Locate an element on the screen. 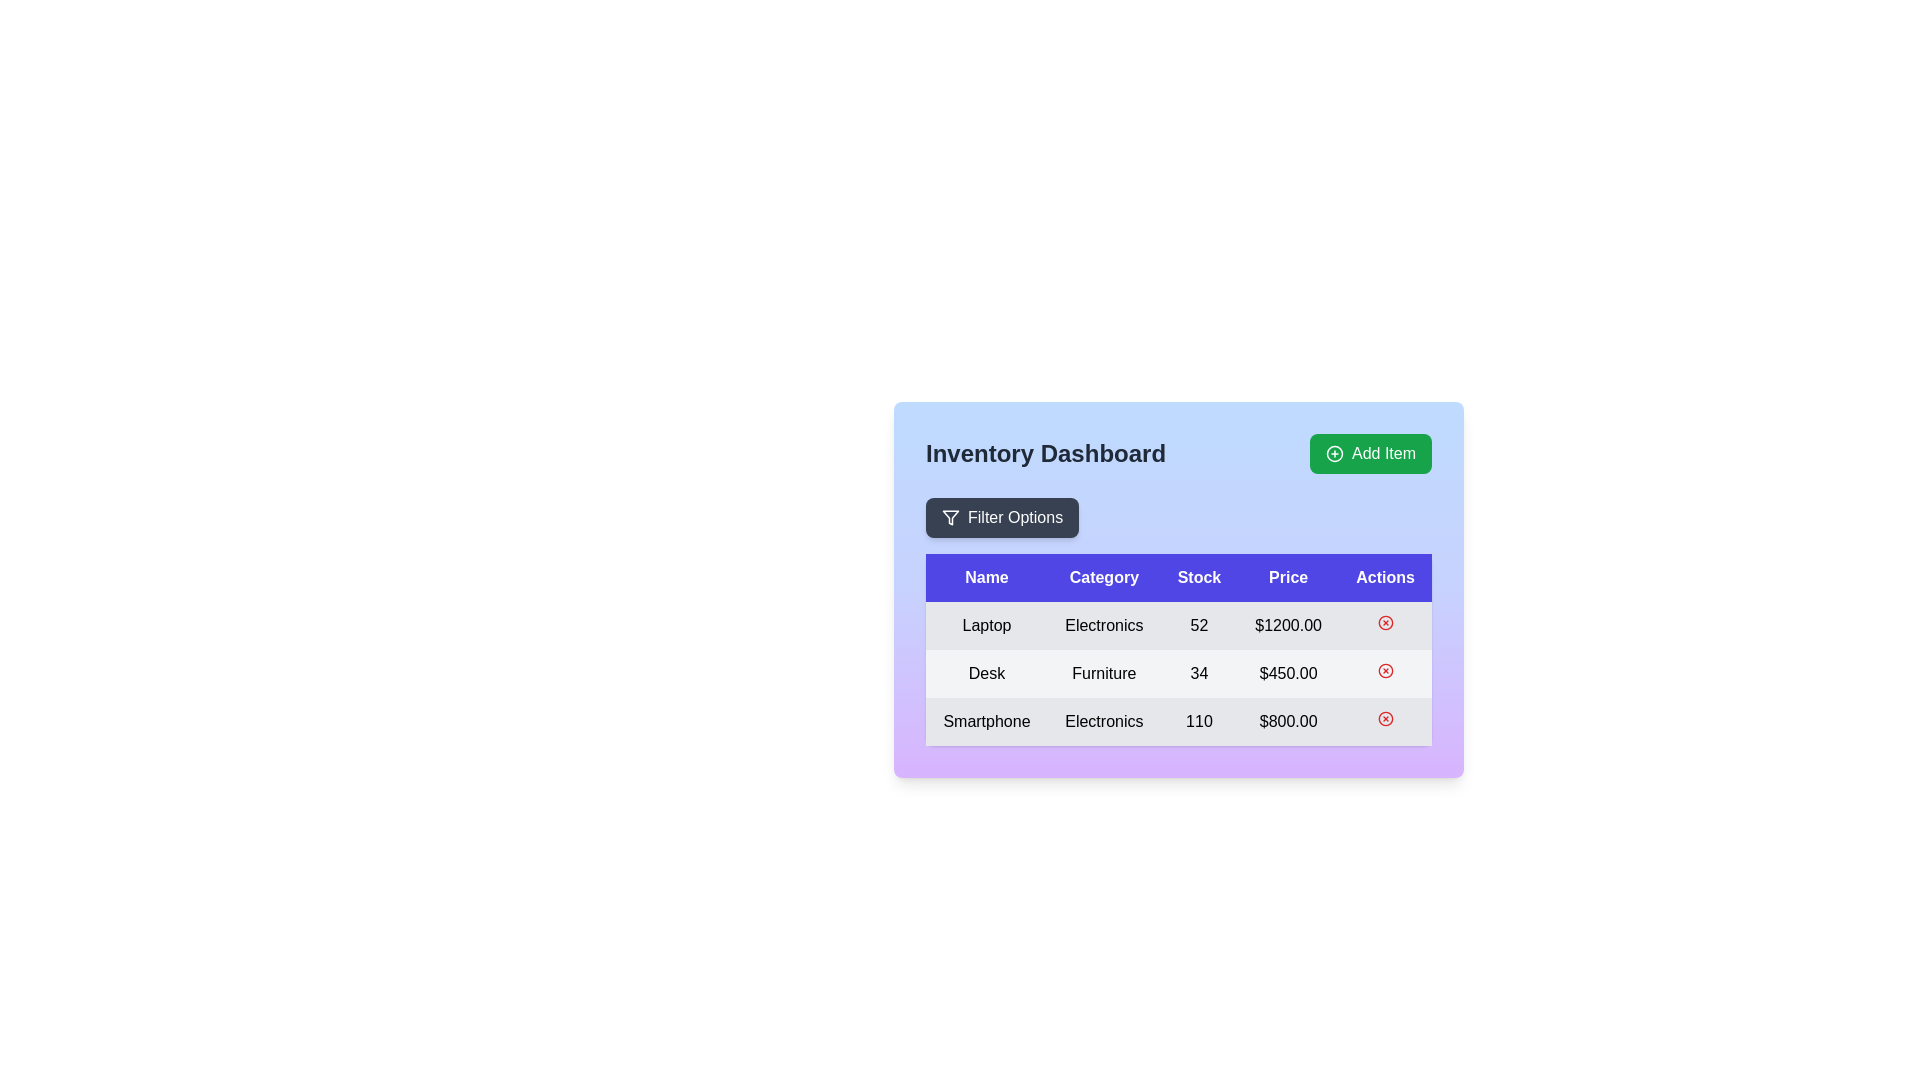 The width and height of the screenshot is (1920, 1080). the static text displaying the stock quantity for the 'Laptop' item in the inventory table located in the 'Stock' column of the first row is located at coordinates (1199, 624).